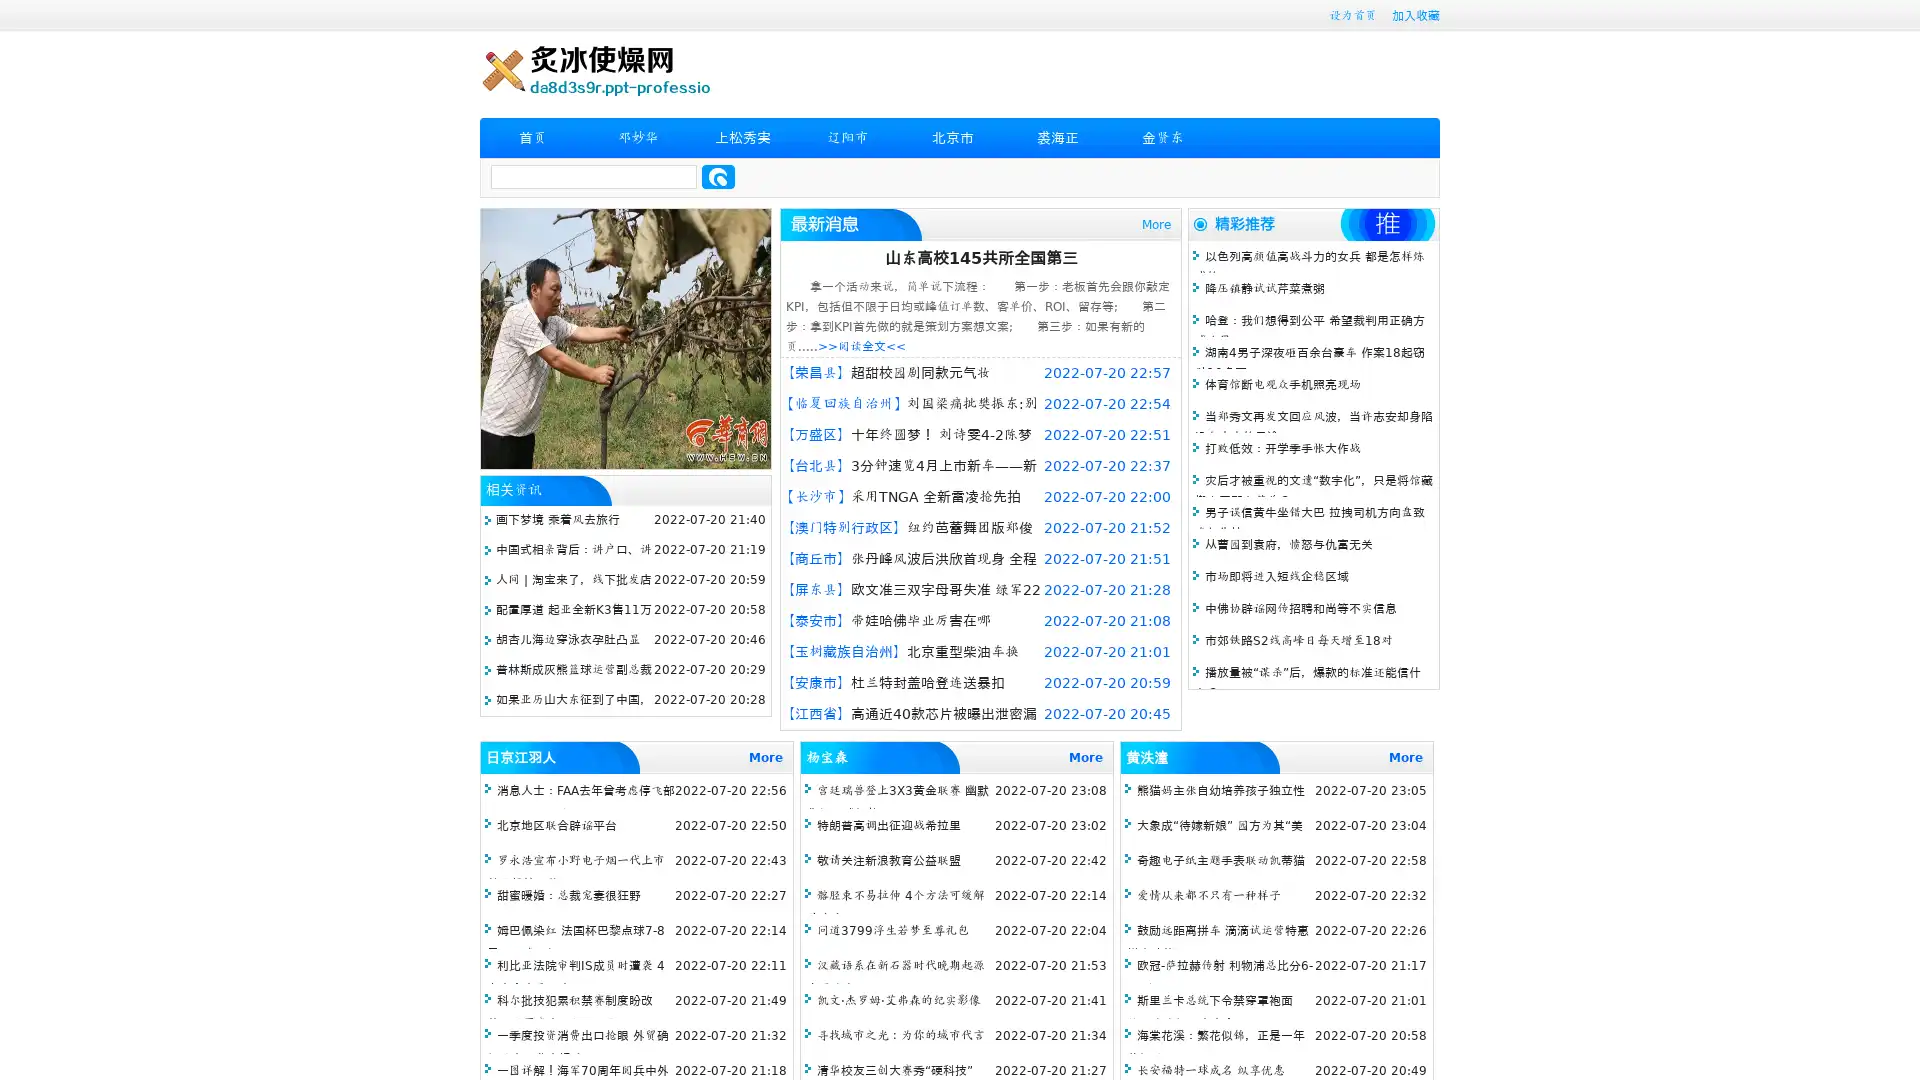  I want to click on Search, so click(718, 176).